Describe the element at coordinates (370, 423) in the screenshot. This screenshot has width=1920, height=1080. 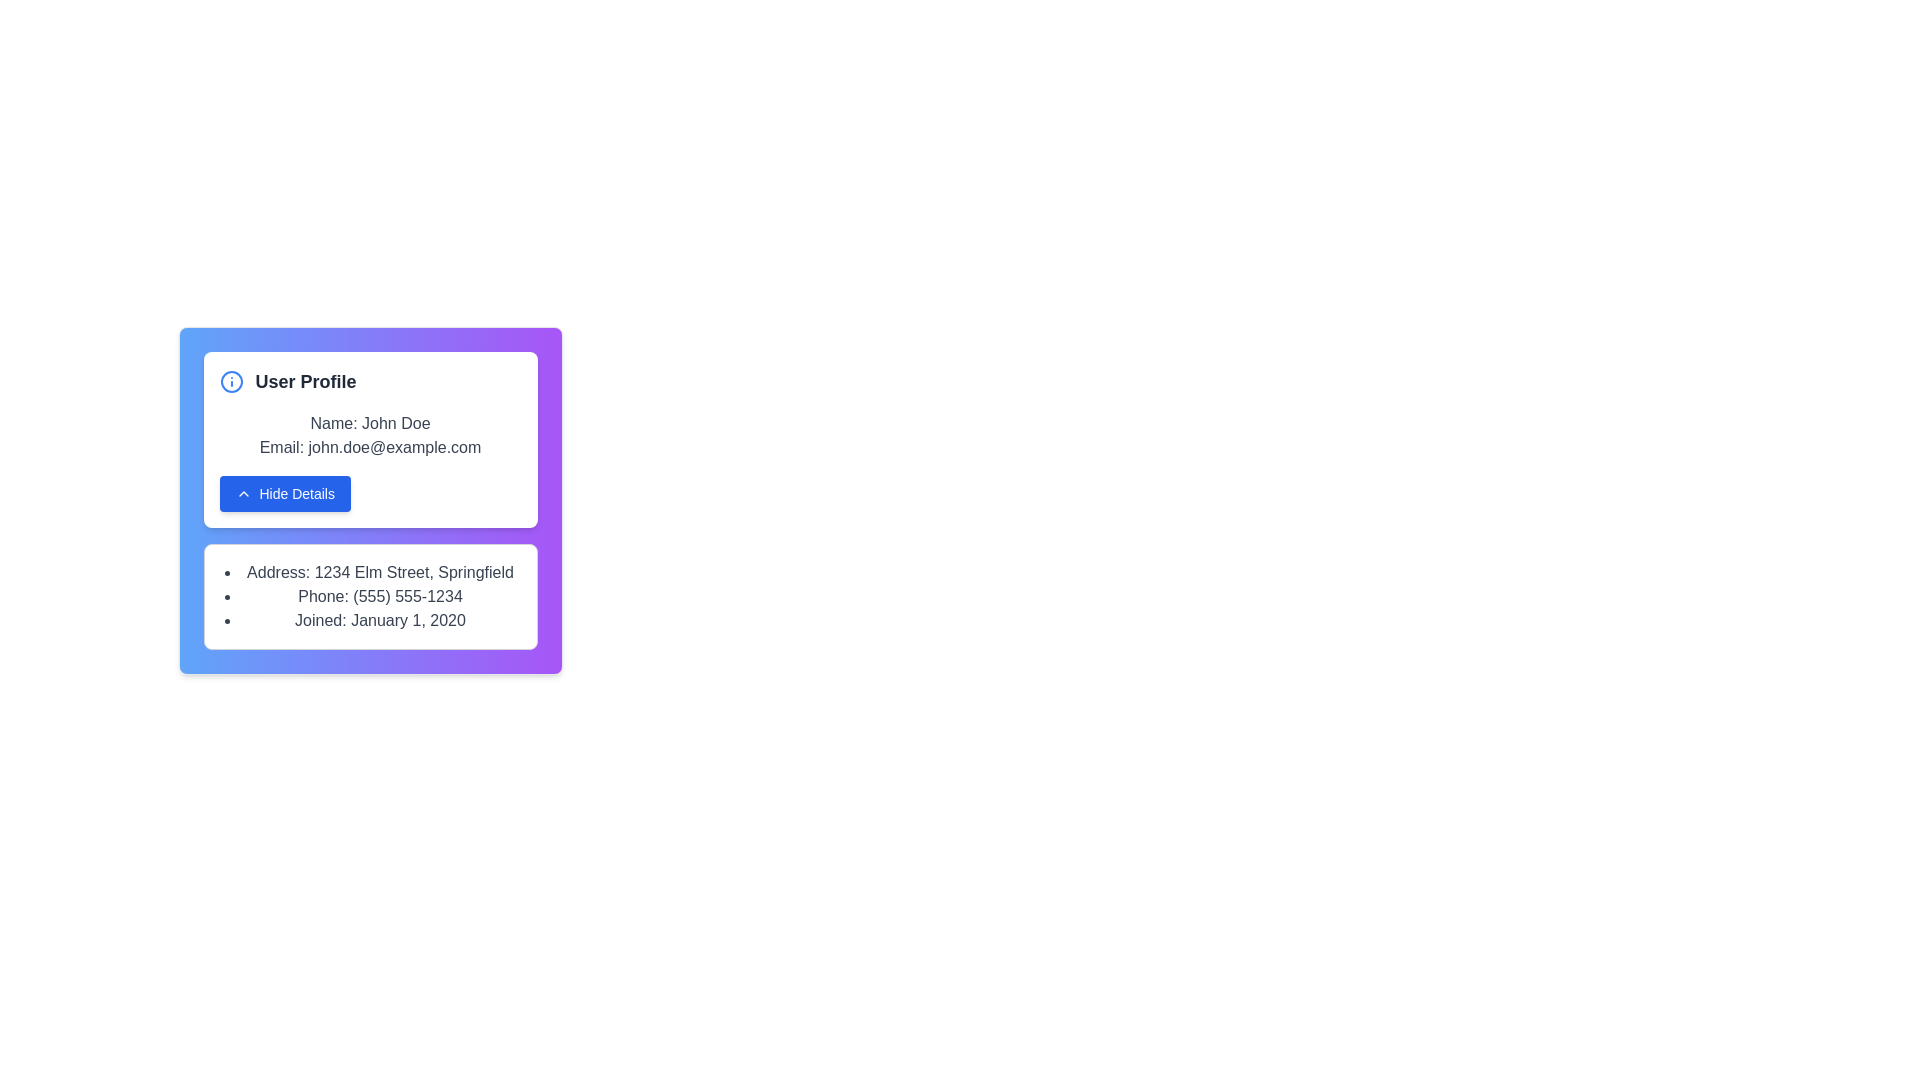
I see `the text label displaying 'Name: John Doe' which is styled with a gray font and located within the user profile card interface` at that location.